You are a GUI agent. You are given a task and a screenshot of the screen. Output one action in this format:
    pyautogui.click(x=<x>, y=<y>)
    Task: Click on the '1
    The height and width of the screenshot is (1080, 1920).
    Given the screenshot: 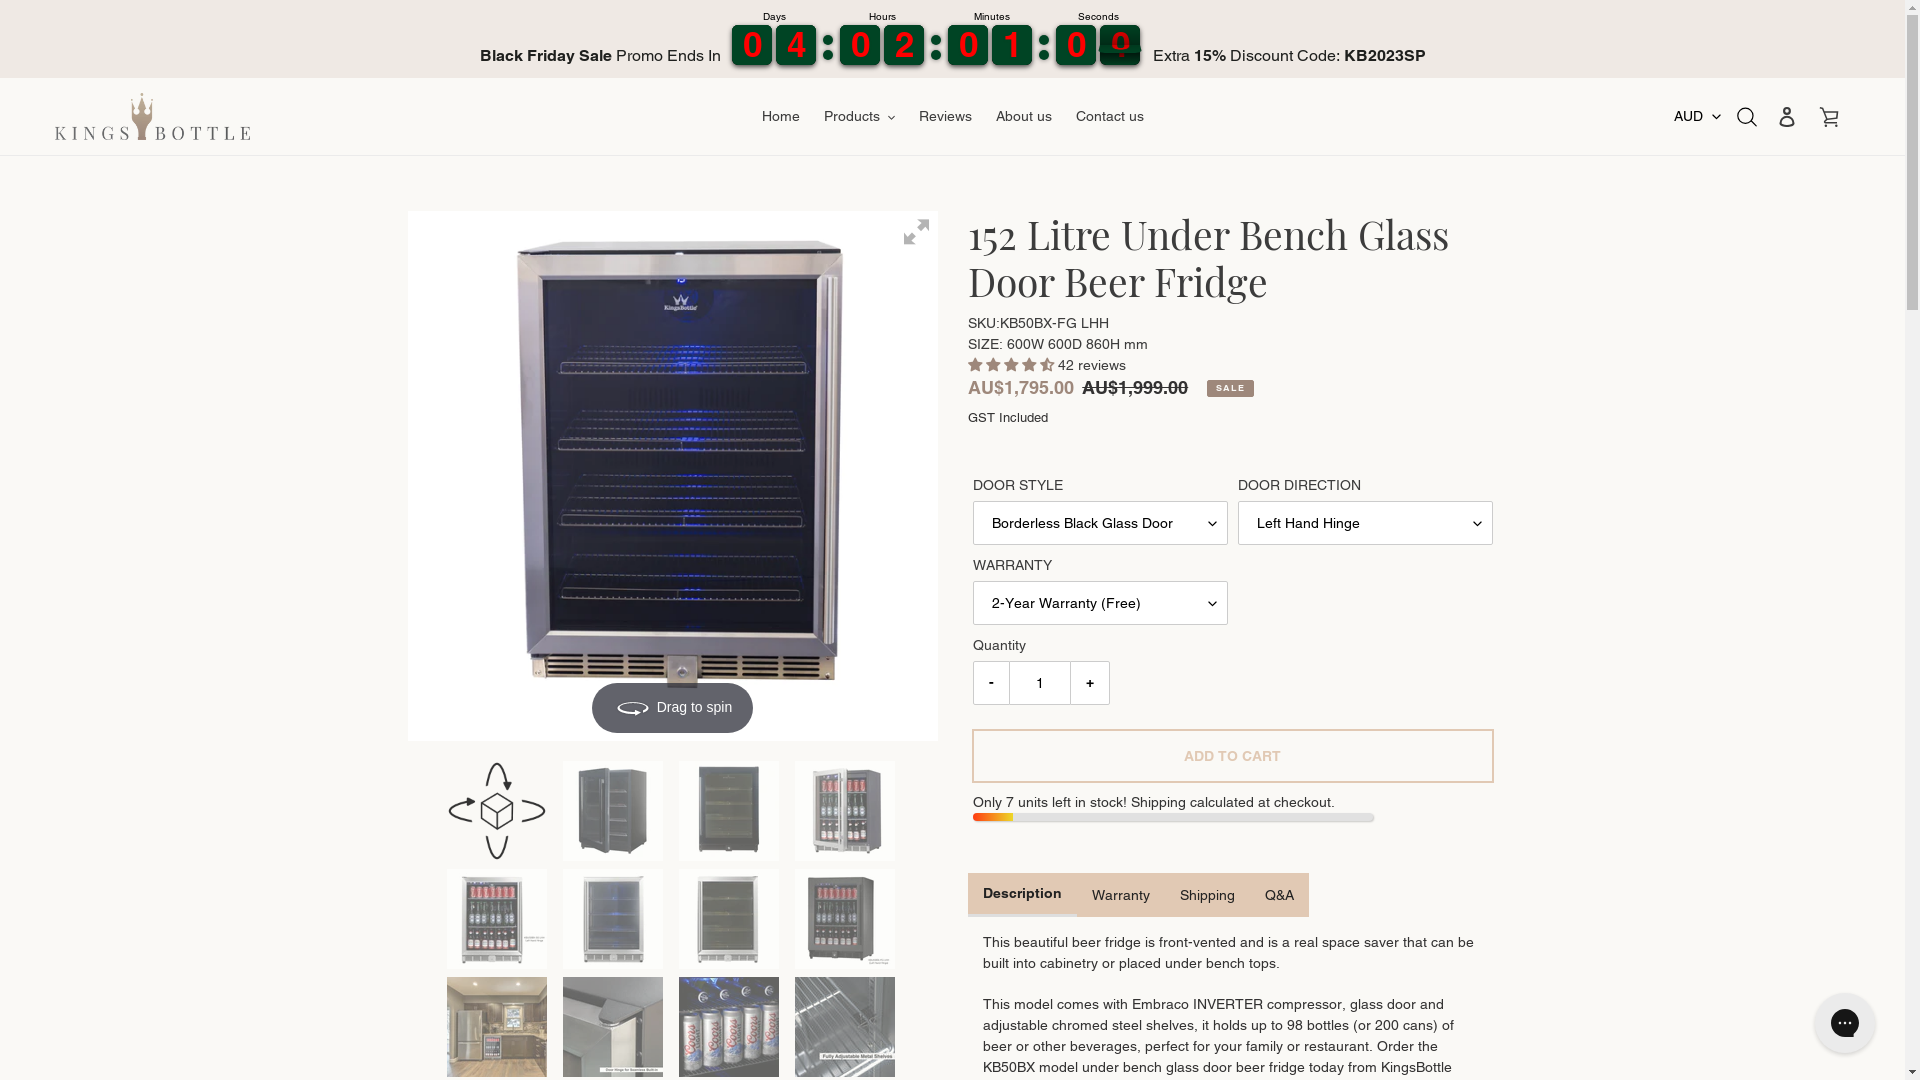 What is the action you would take?
    pyautogui.click(x=902, y=45)
    